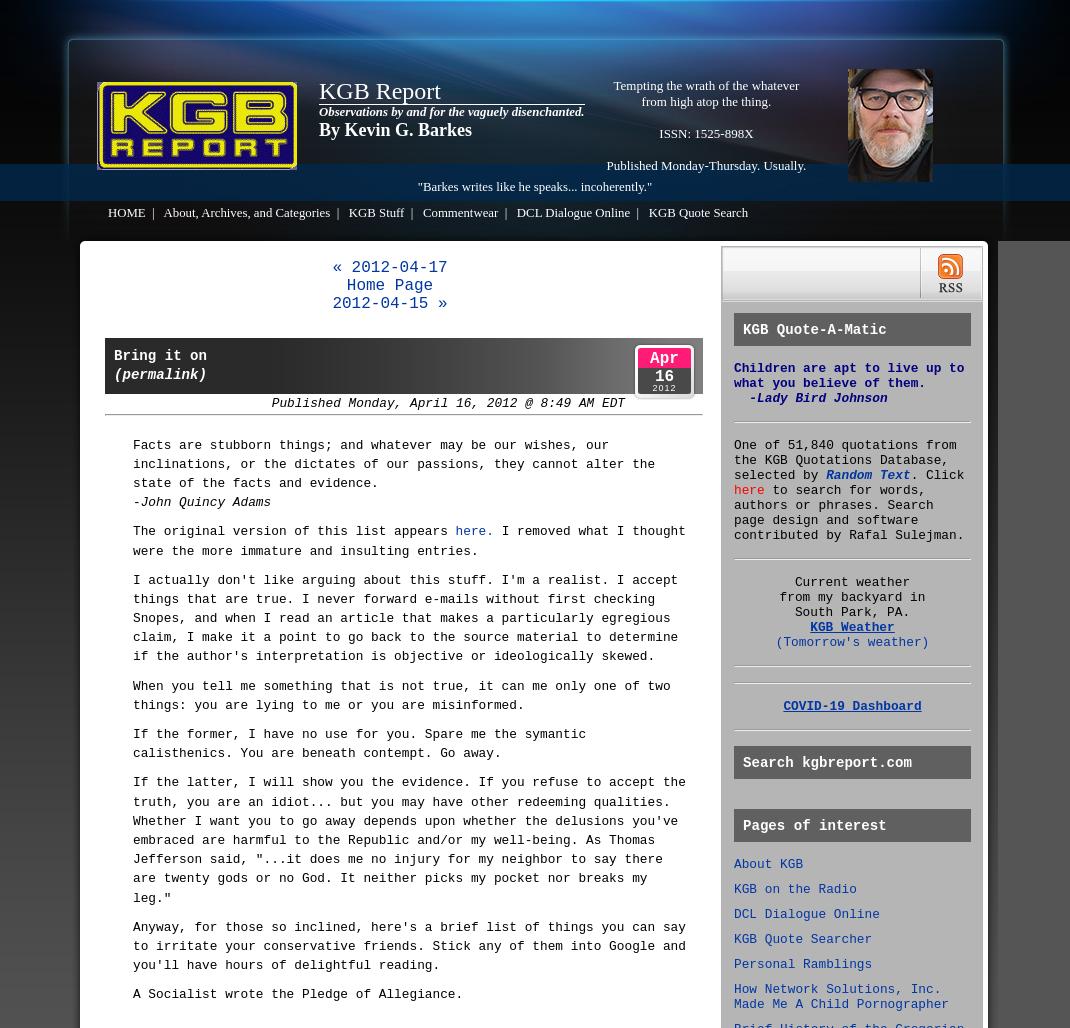  Describe the element at coordinates (358, 742) in the screenshot. I see `'If the former, I have no use for you. Spare me the symantic calisthenics. You are beneath contempt. Go away.'` at that location.